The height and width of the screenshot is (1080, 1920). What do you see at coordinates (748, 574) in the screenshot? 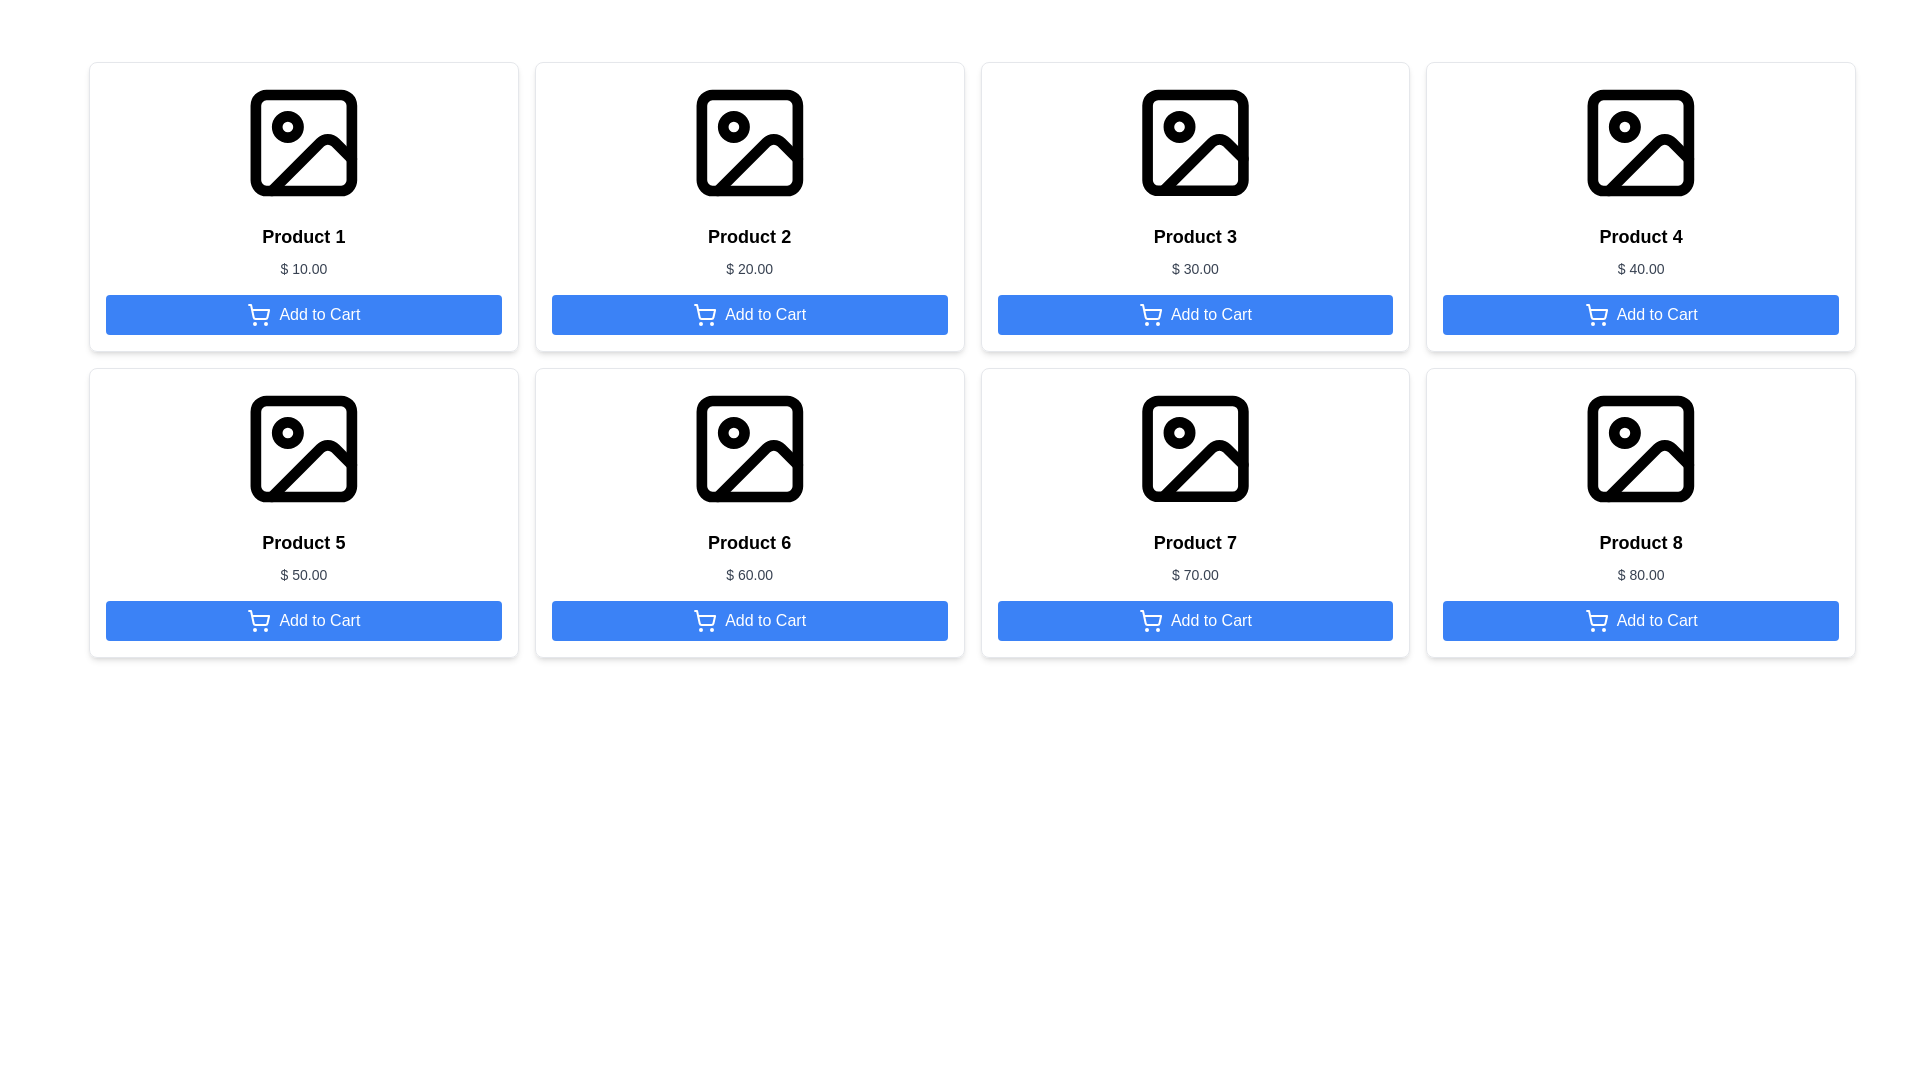
I see `price displayed on the static text label showing '$ 60.00', located below the main title of 'Product 6' and above the 'Add to Cart' button` at bounding box center [748, 574].